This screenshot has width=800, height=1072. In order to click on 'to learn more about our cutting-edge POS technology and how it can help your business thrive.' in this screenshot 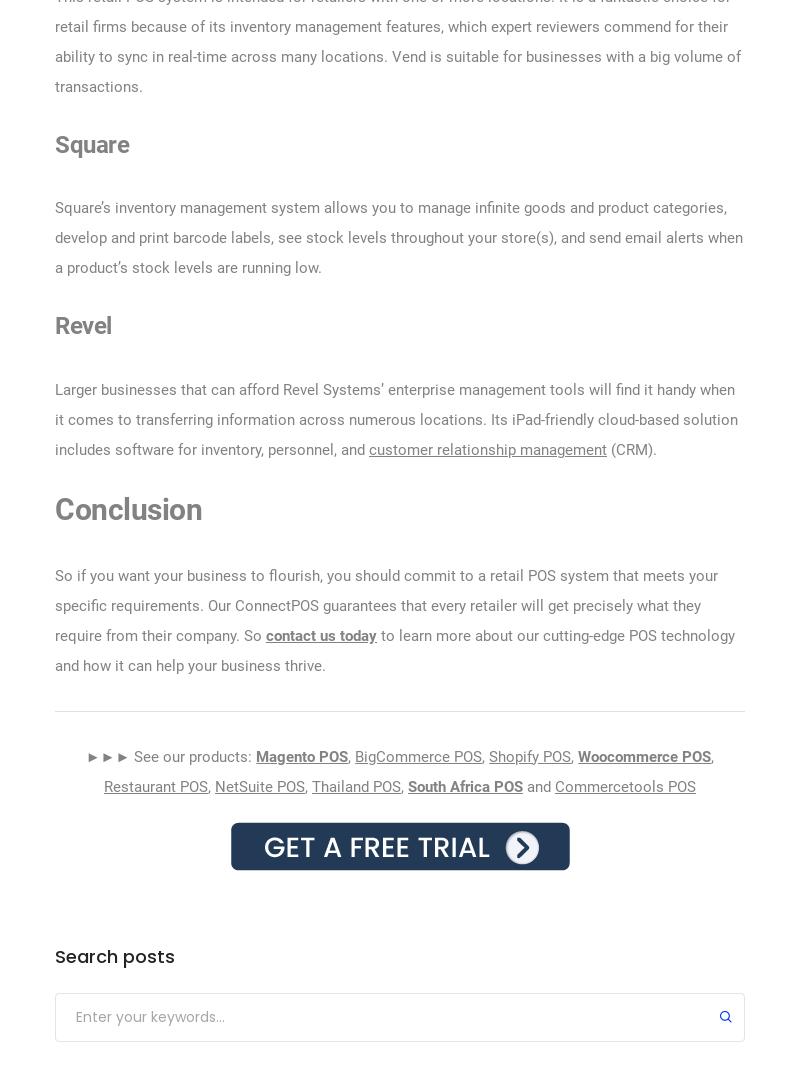, I will do `click(393, 649)`.